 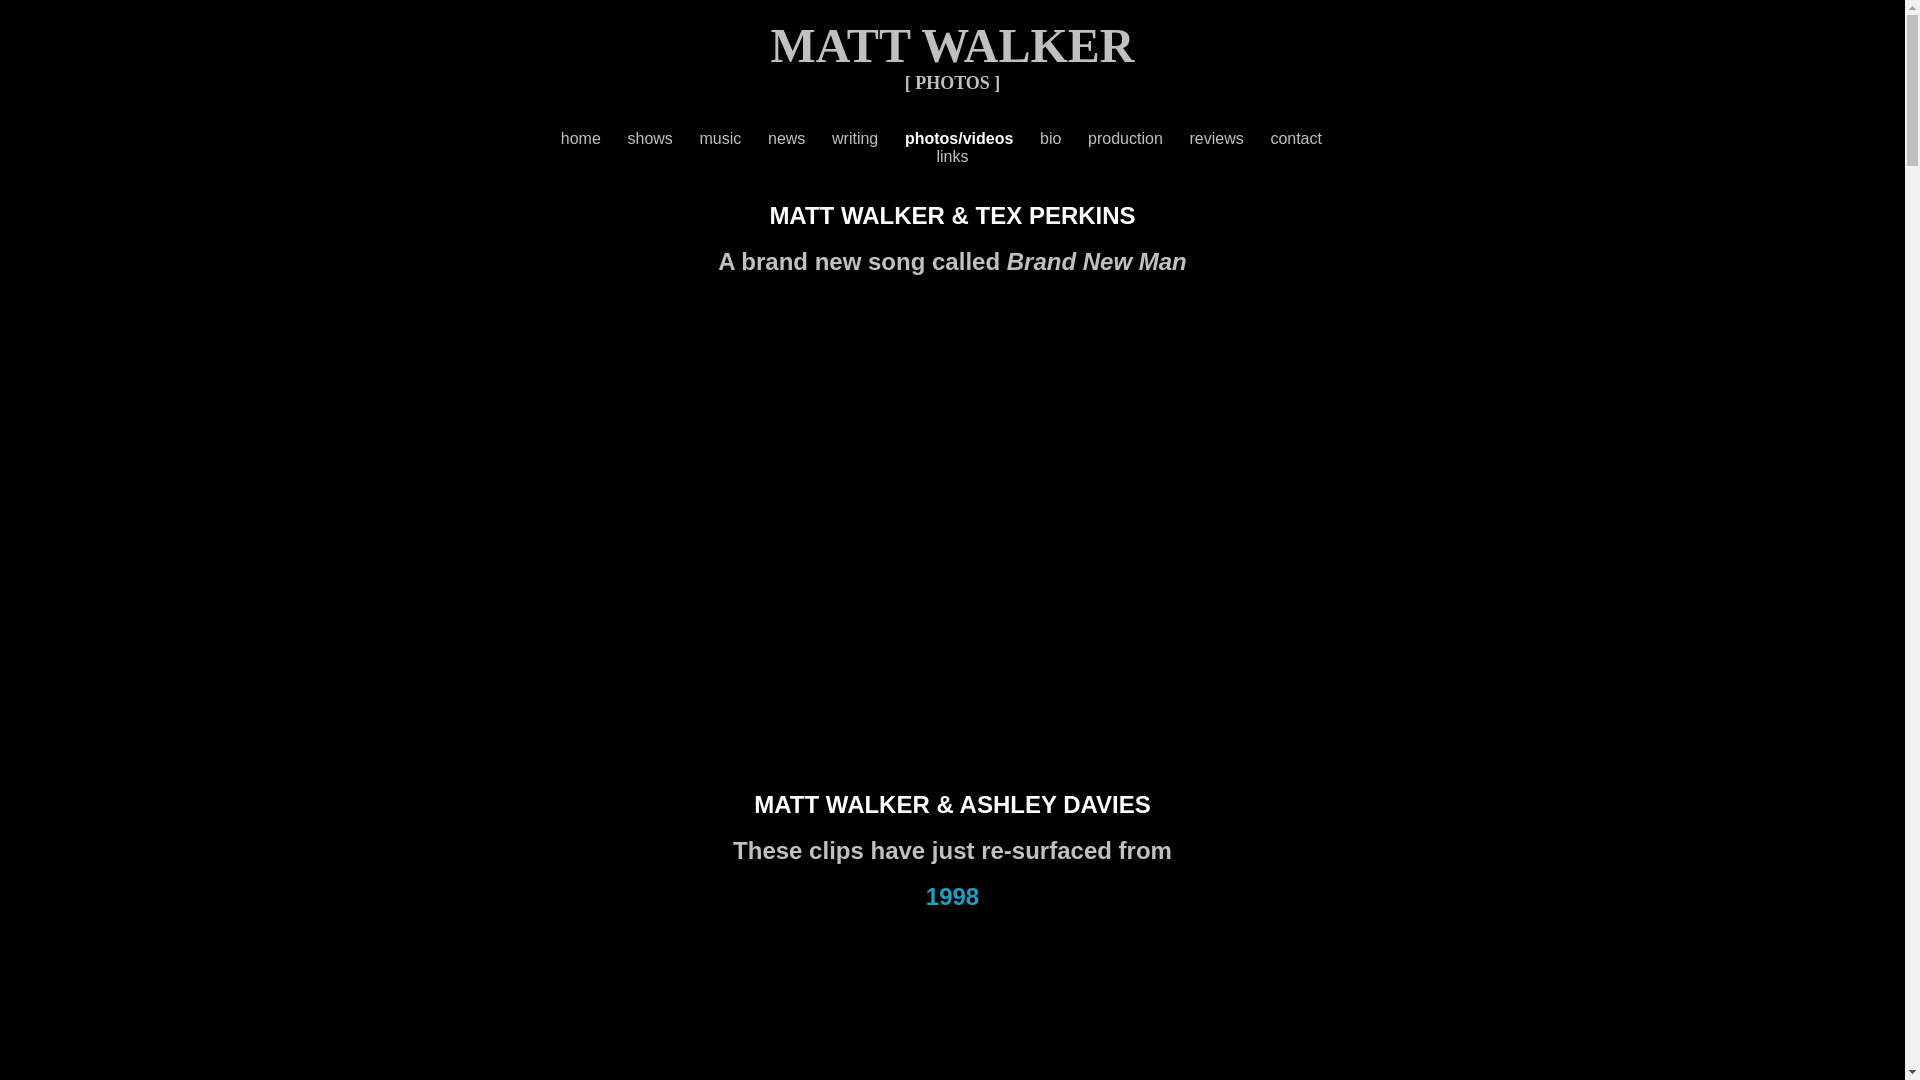 I want to click on 'production     ', so click(x=1138, y=137).